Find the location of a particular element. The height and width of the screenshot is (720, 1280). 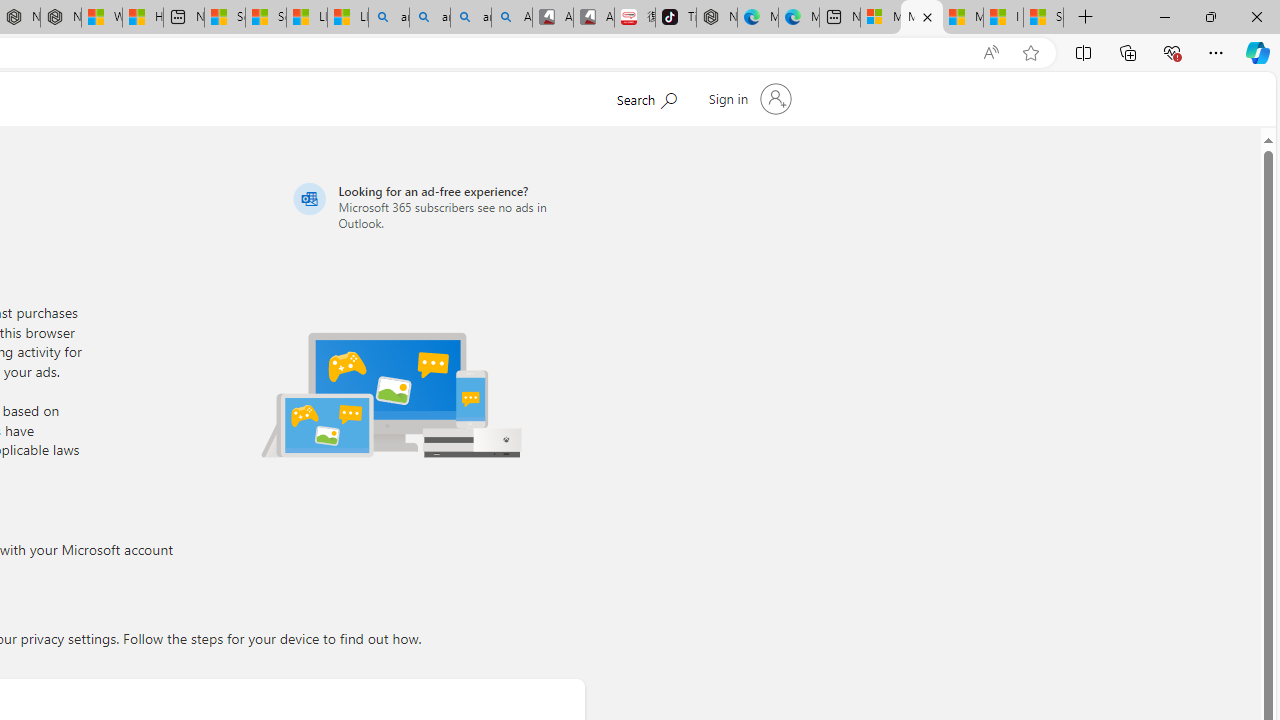

'Microsoft account | Privacy' is located at coordinates (921, 17).